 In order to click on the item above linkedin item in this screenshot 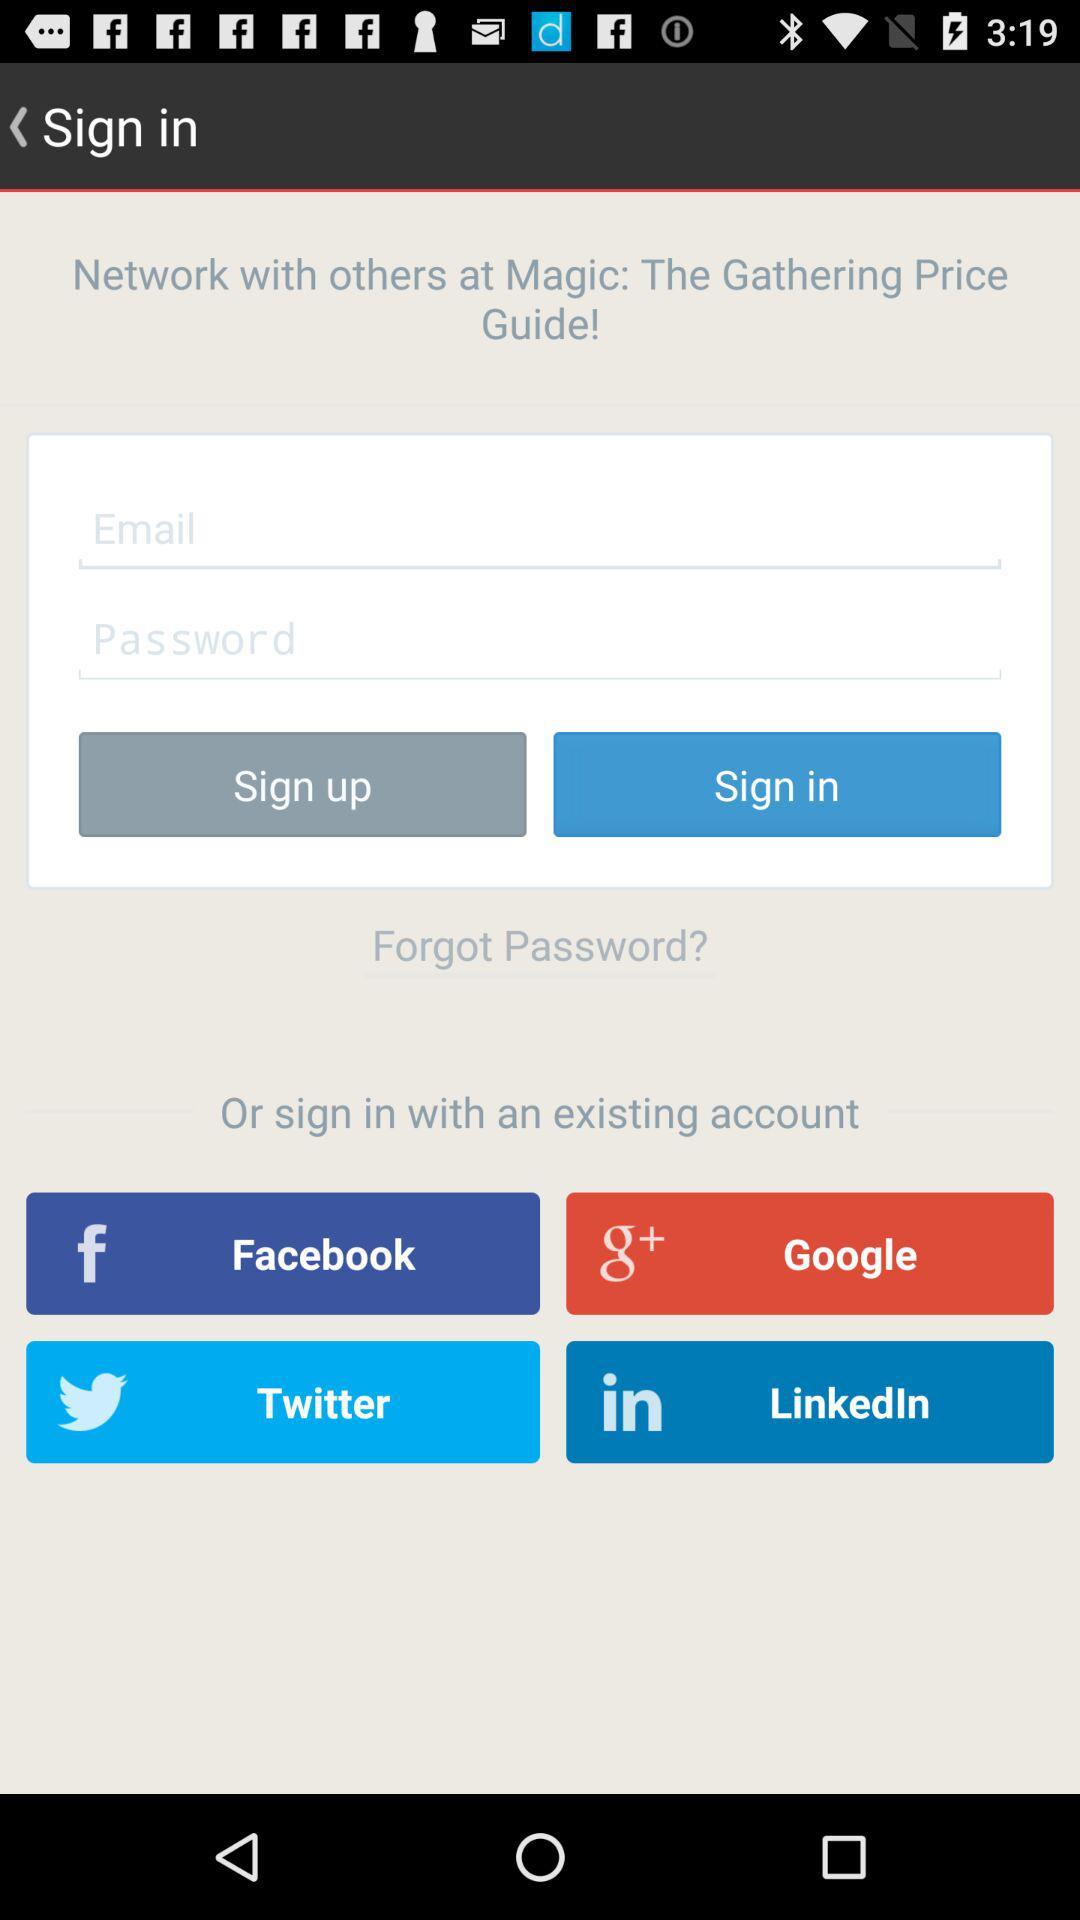, I will do `click(810, 1252)`.